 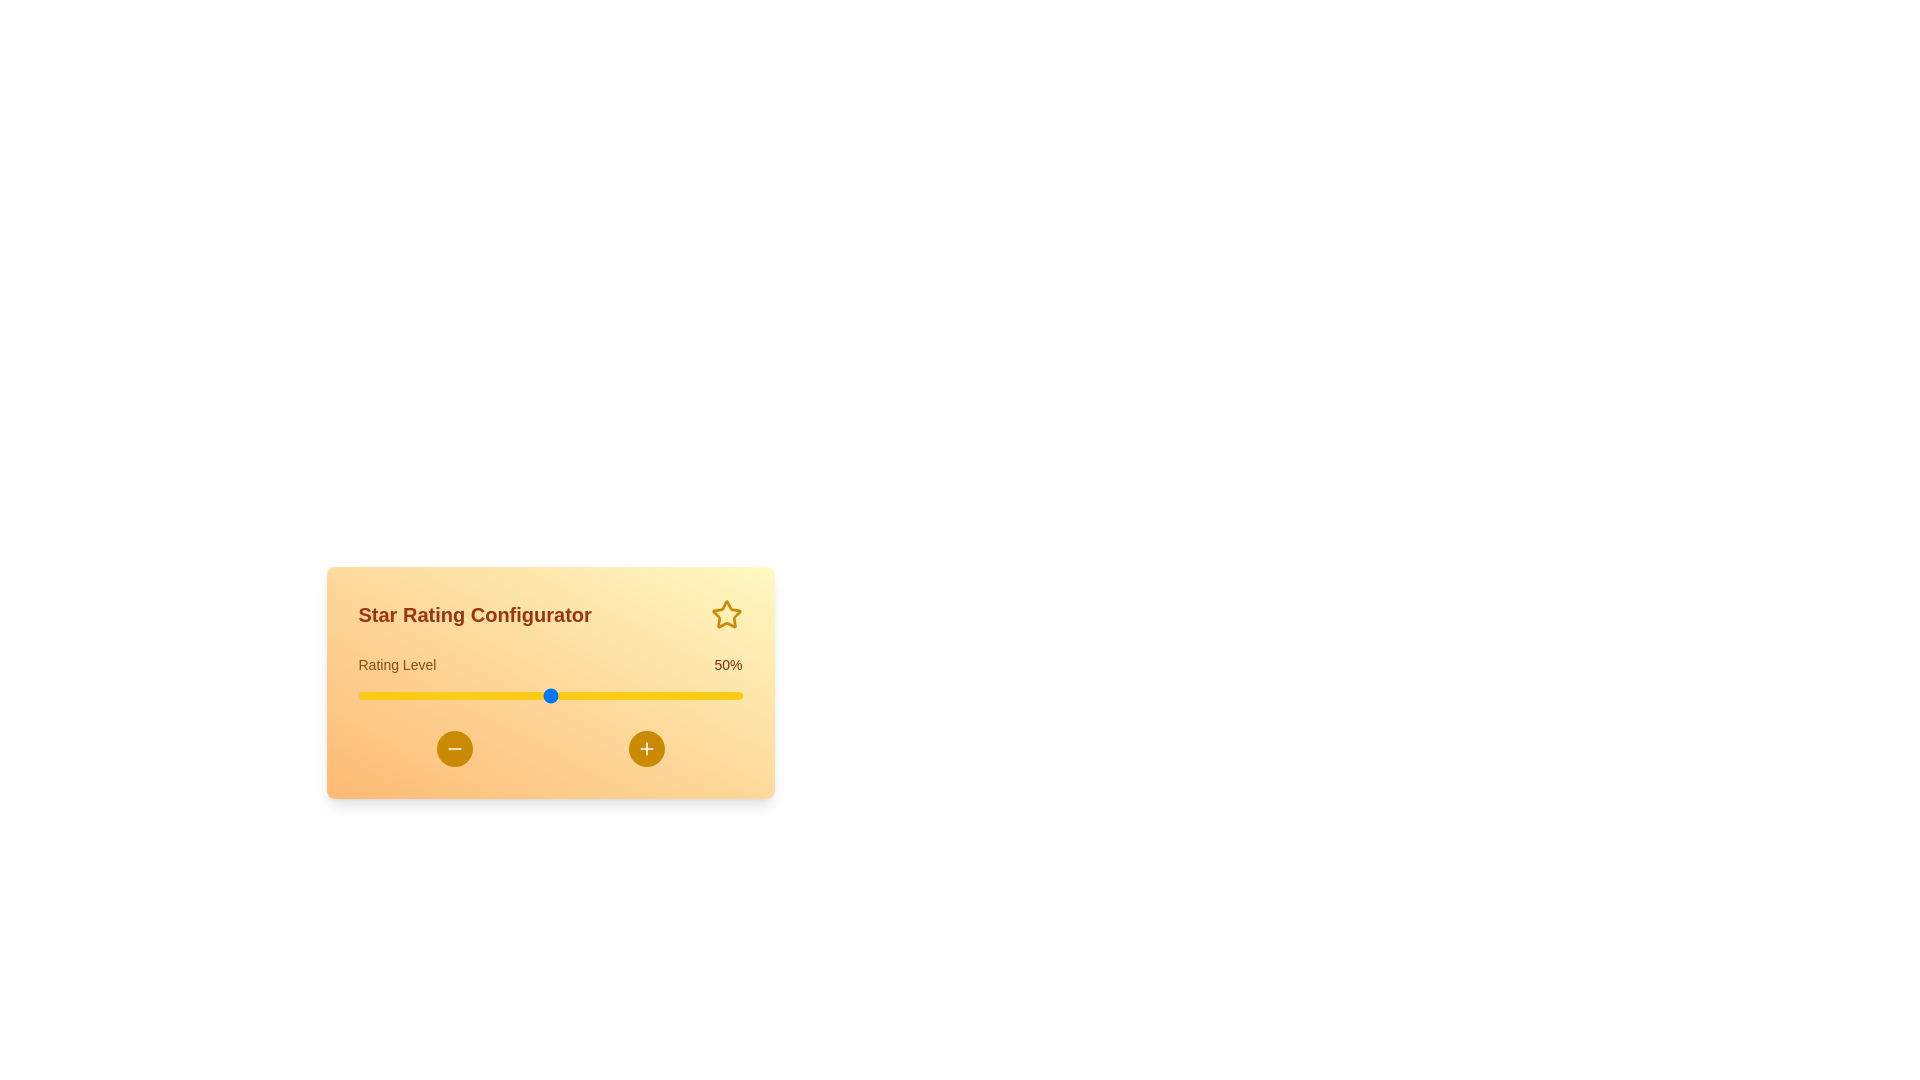 What do you see at coordinates (426, 694) in the screenshot?
I see `the slider to set the rating to 18%` at bounding box center [426, 694].